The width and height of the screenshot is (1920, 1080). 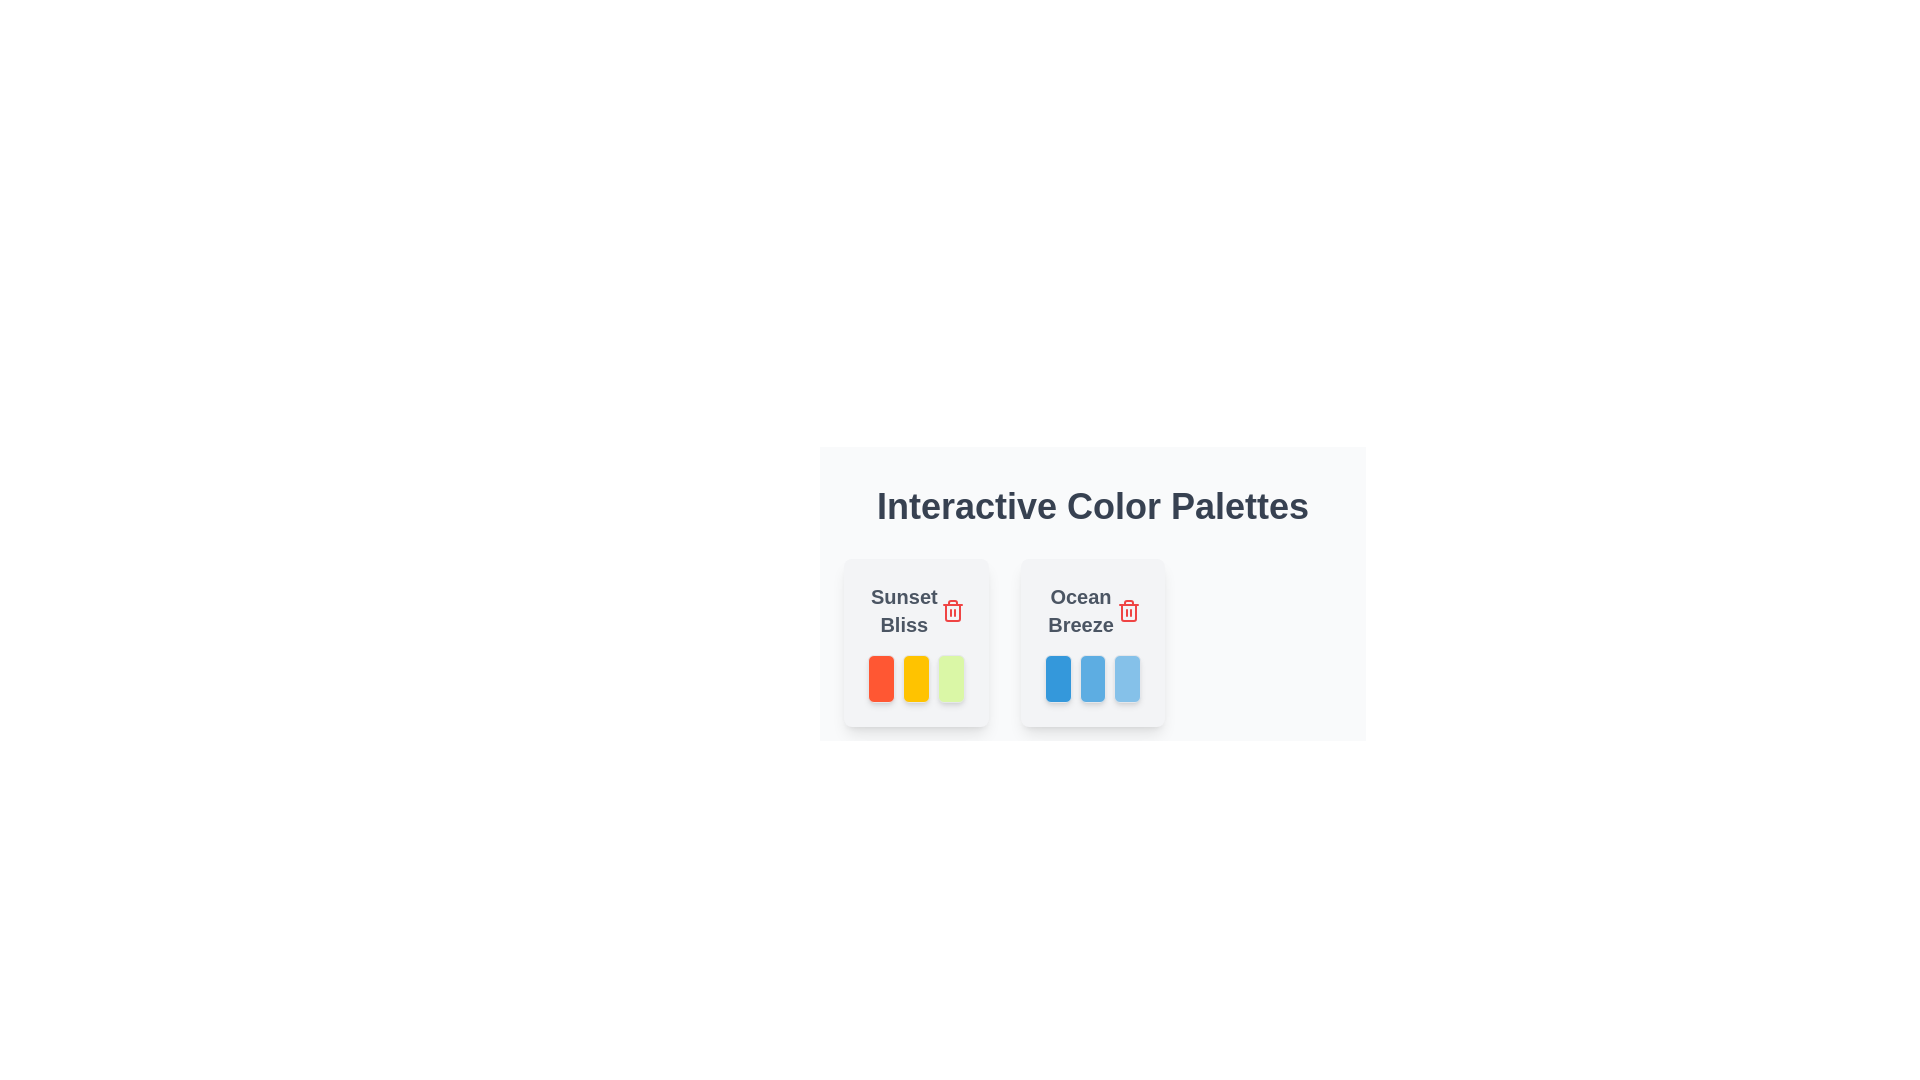 What do you see at coordinates (915, 677) in the screenshot?
I see `the second Decorative color block in the 'Sunset Bliss' theme palette, located in the leftmost column of the main layout` at bounding box center [915, 677].